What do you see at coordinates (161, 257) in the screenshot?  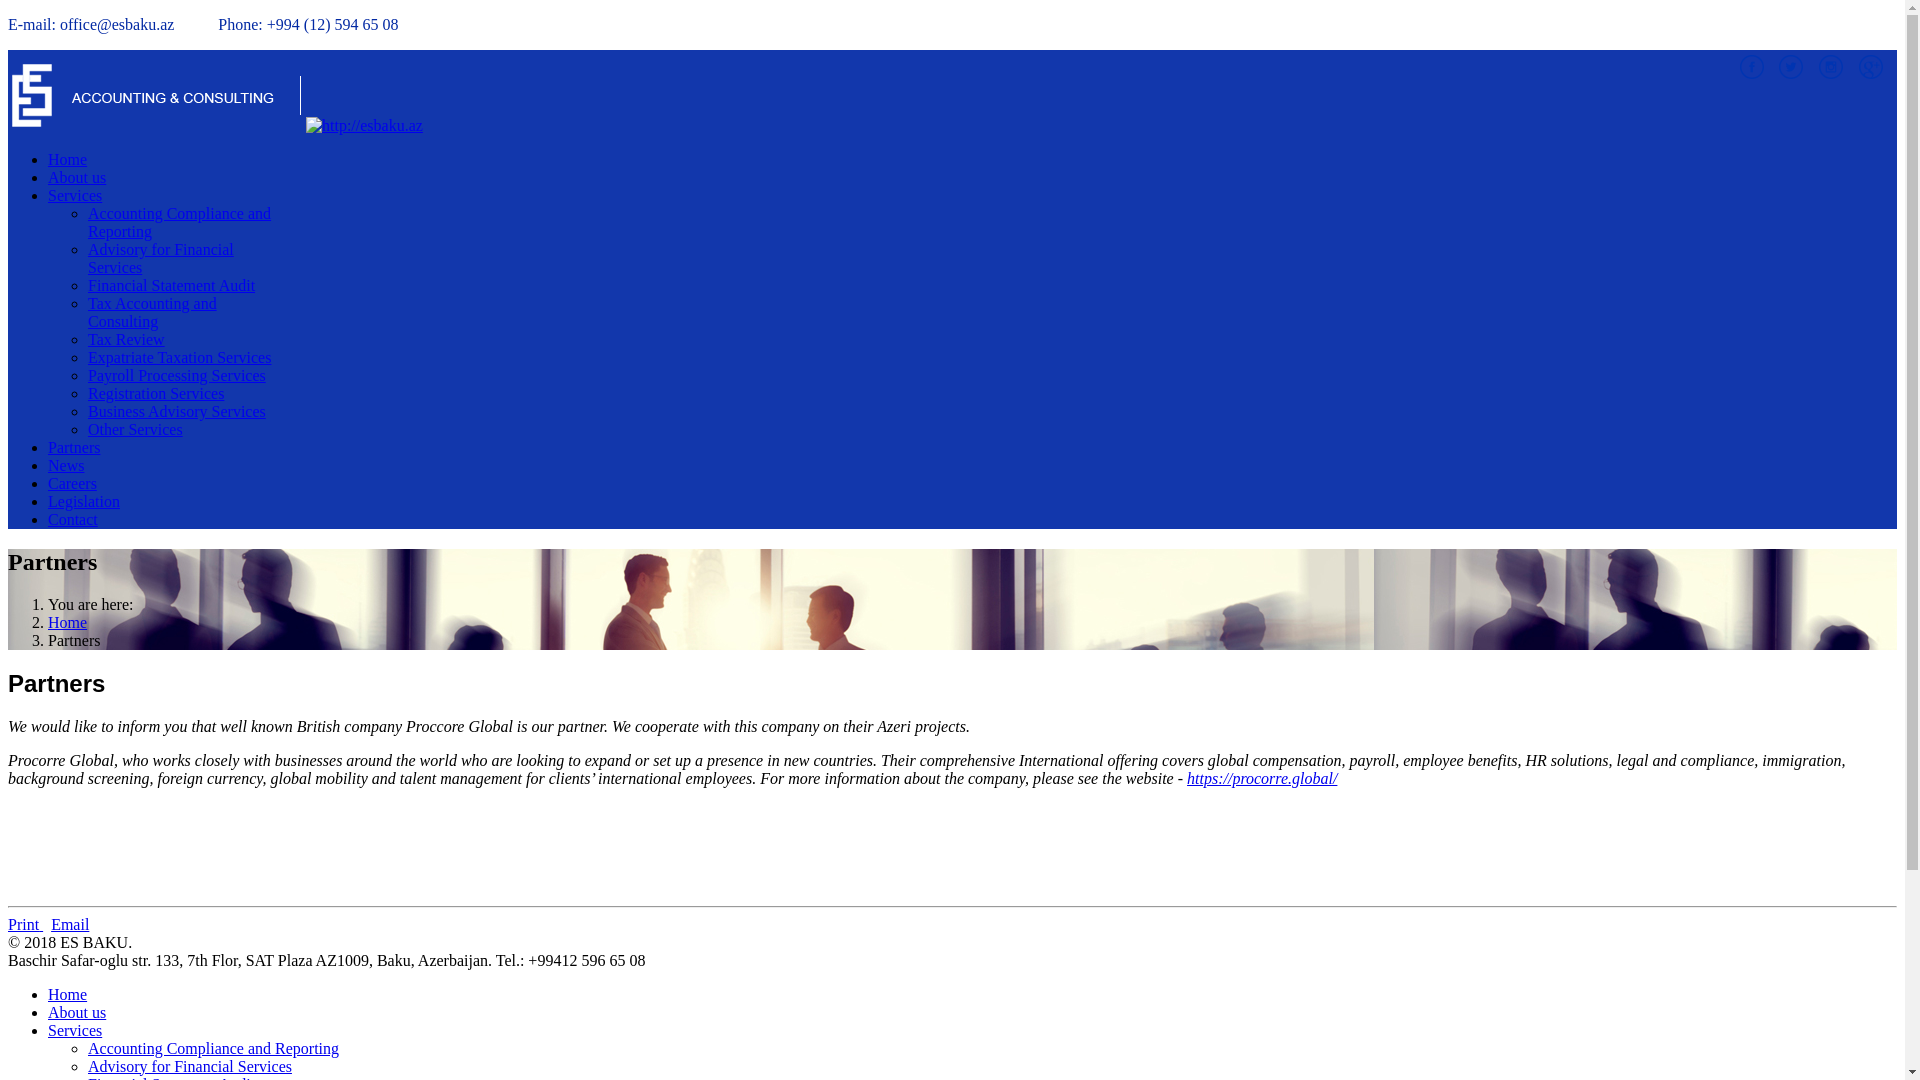 I see `'Advisory for Financial Services'` at bounding box center [161, 257].